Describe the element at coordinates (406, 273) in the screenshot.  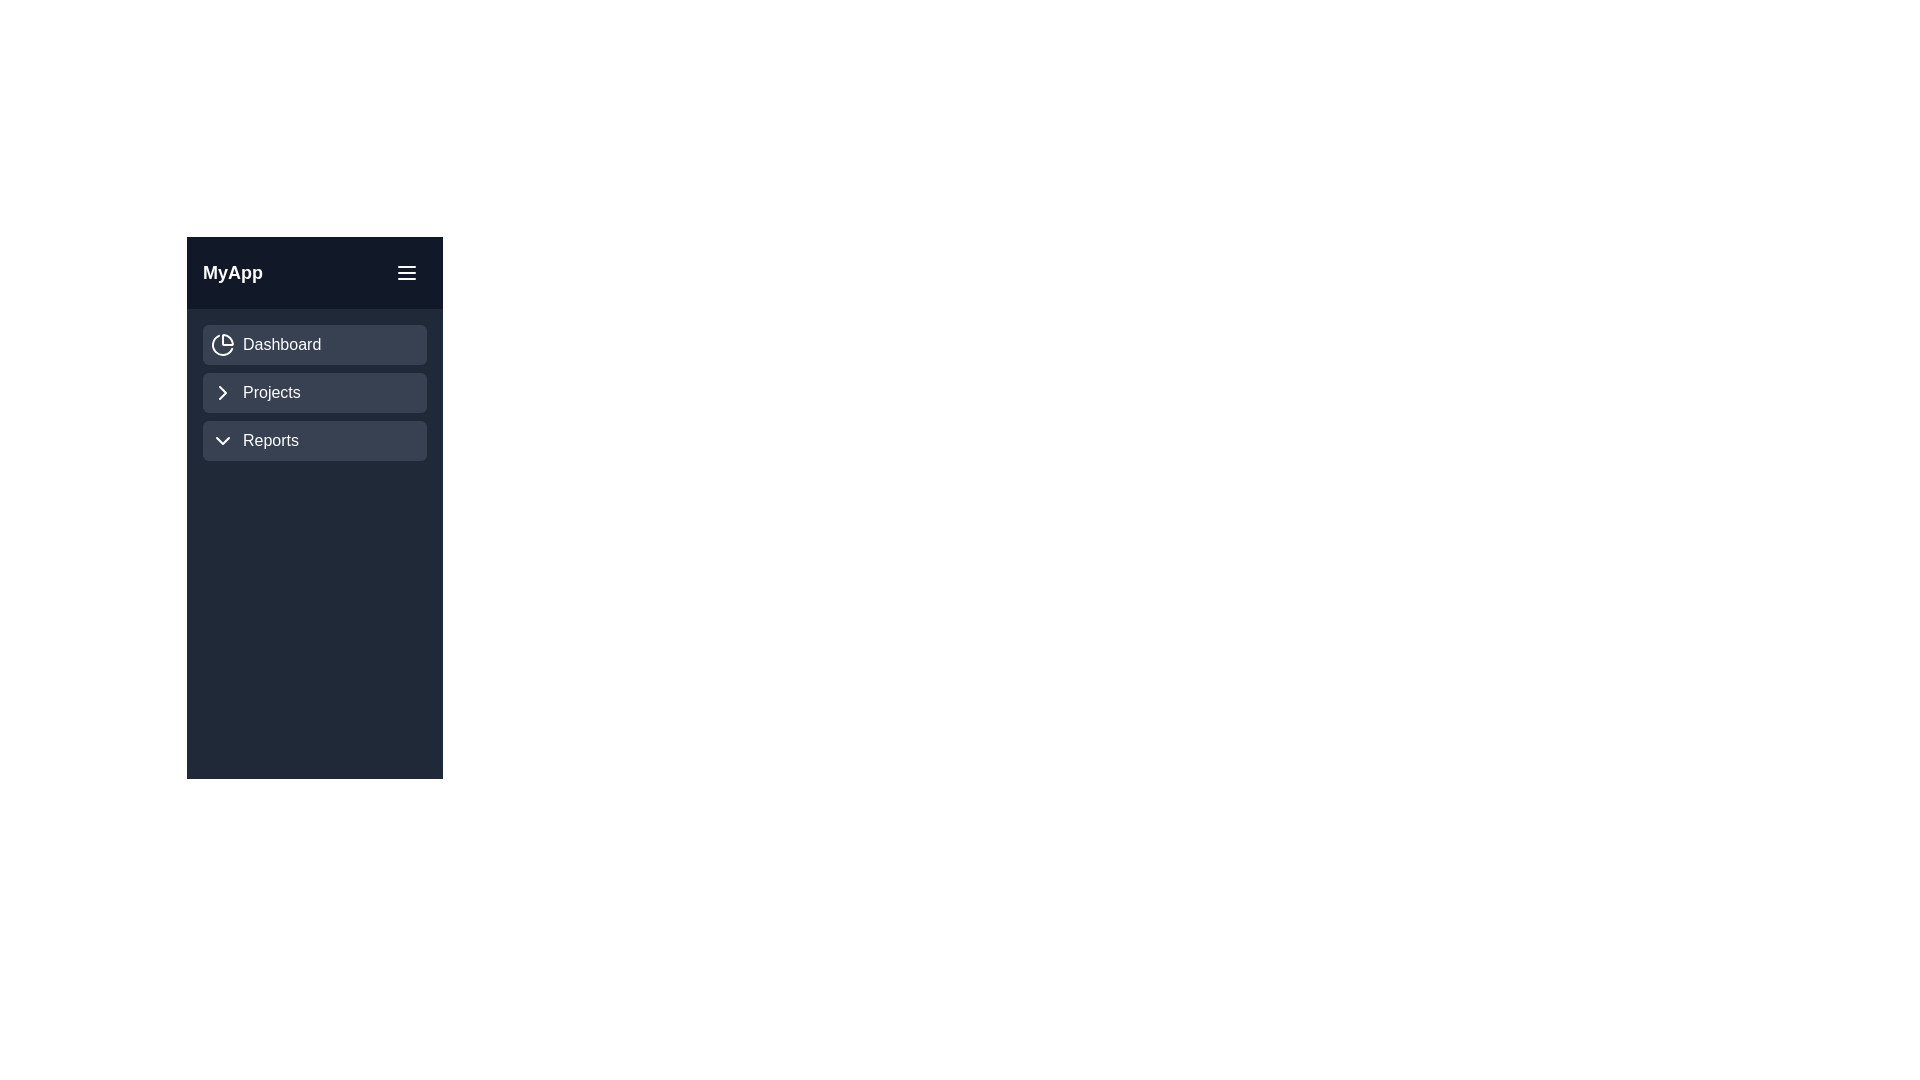
I see `the toggle button to toggle the sidebar menu visibility` at that location.